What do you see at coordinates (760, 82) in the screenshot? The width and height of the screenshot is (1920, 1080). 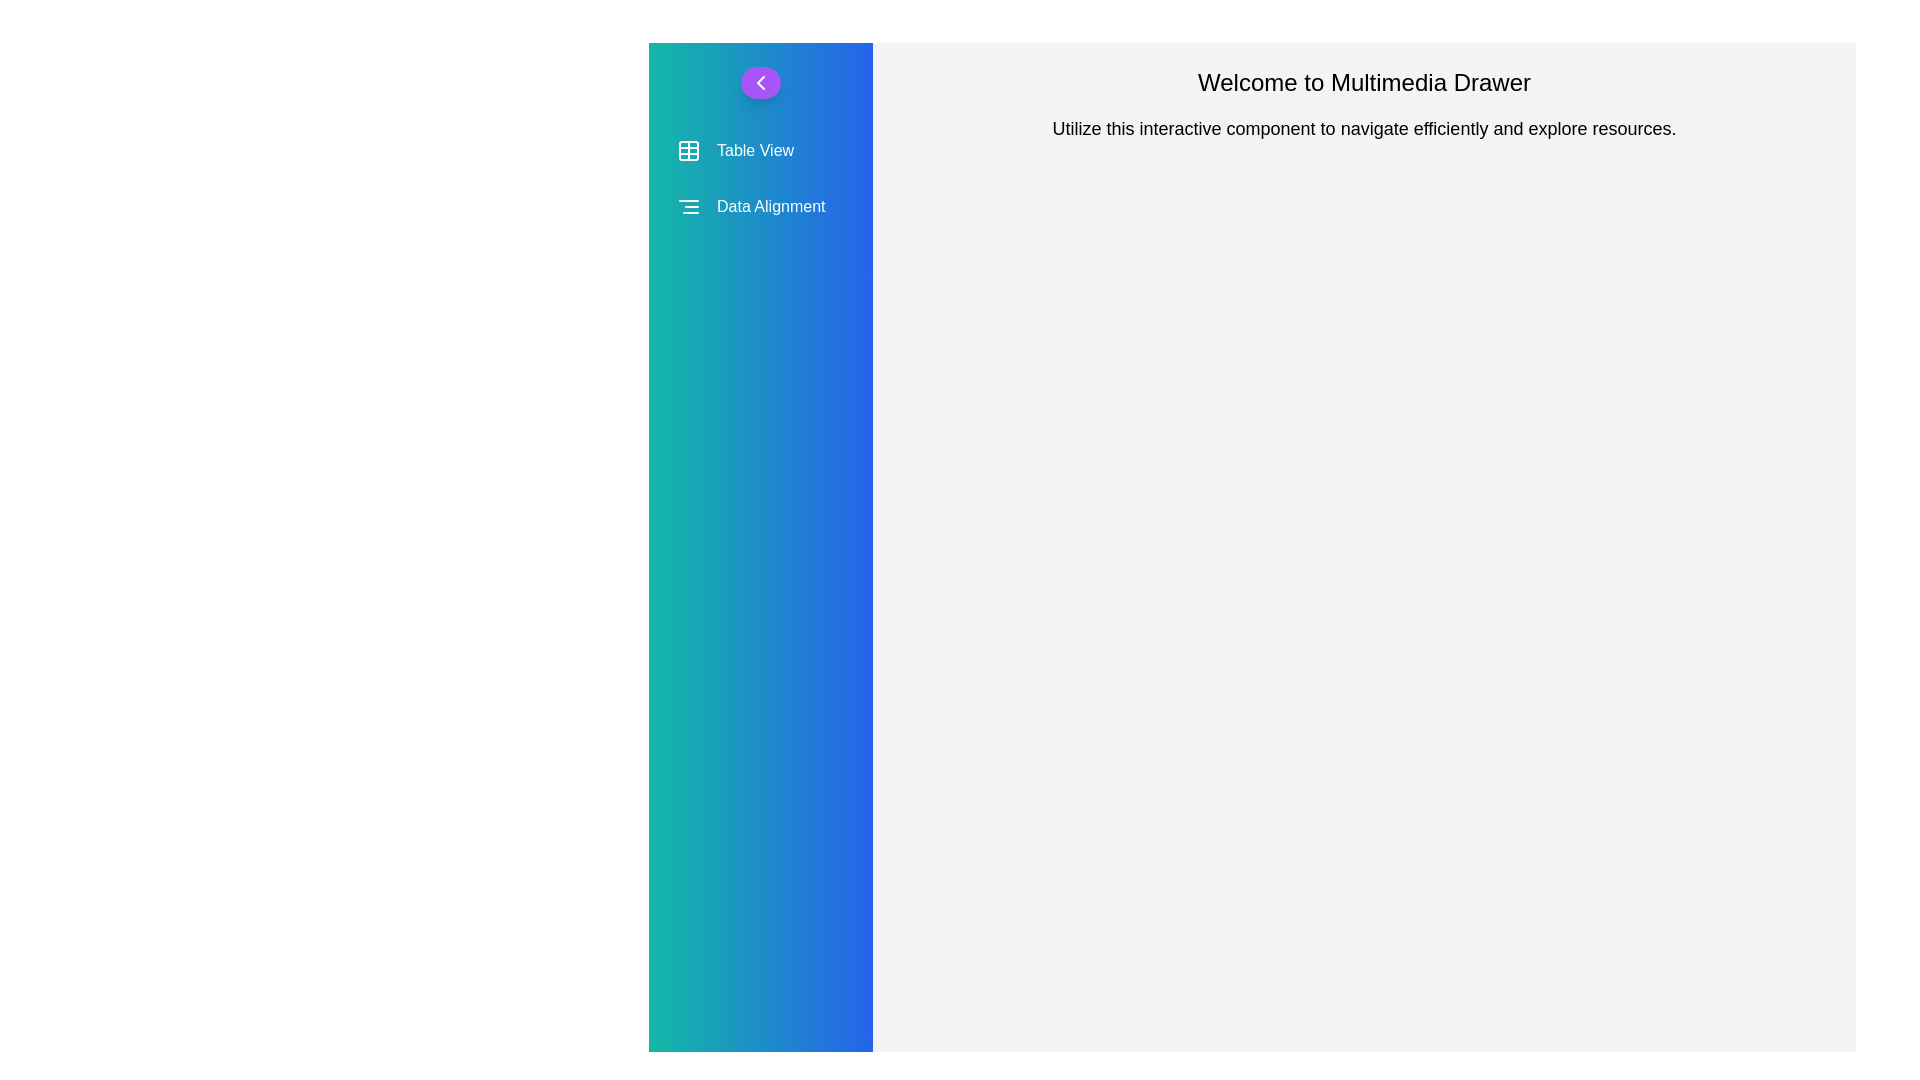 I see `the purple button to toggle the drawer` at bounding box center [760, 82].